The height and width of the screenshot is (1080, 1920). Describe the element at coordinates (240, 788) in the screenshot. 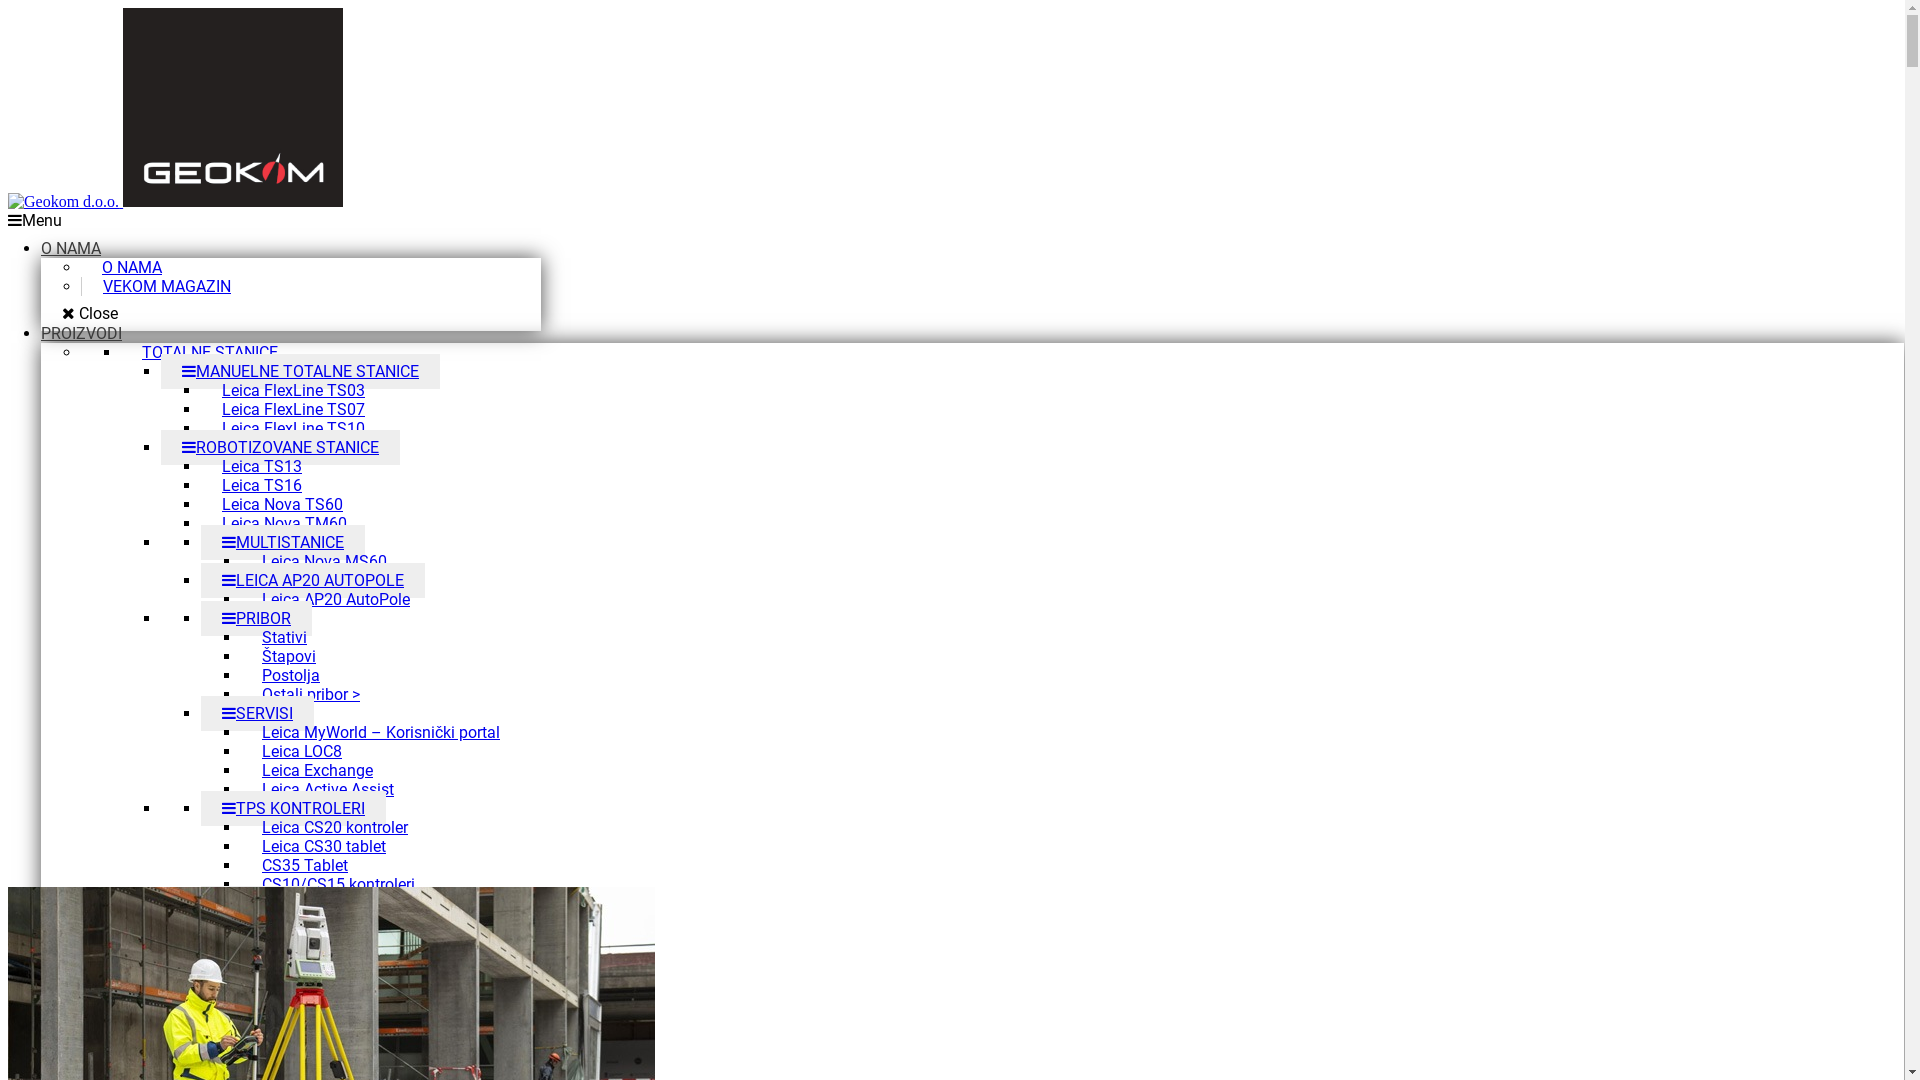

I see `'Leica Active Assist'` at that location.